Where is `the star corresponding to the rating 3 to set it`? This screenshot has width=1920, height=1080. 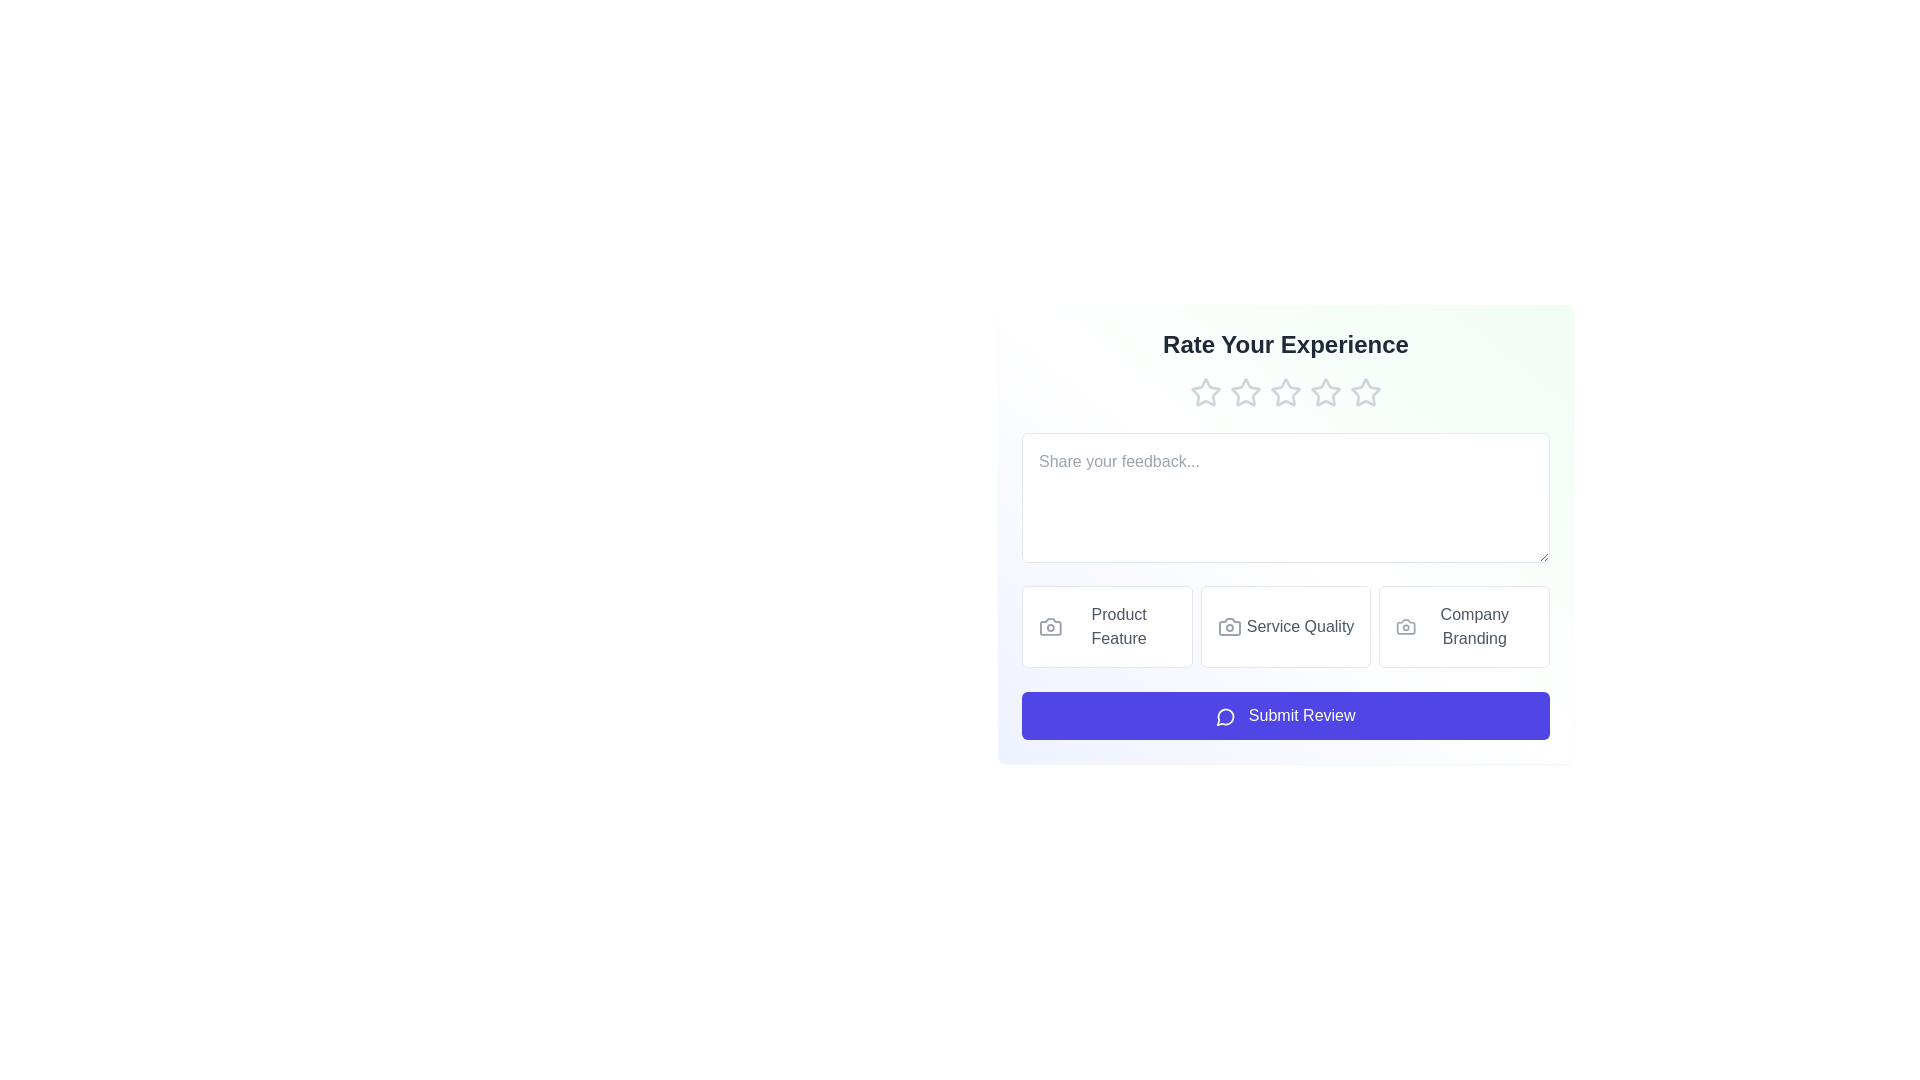
the star corresponding to the rating 3 to set it is located at coordinates (1286, 393).